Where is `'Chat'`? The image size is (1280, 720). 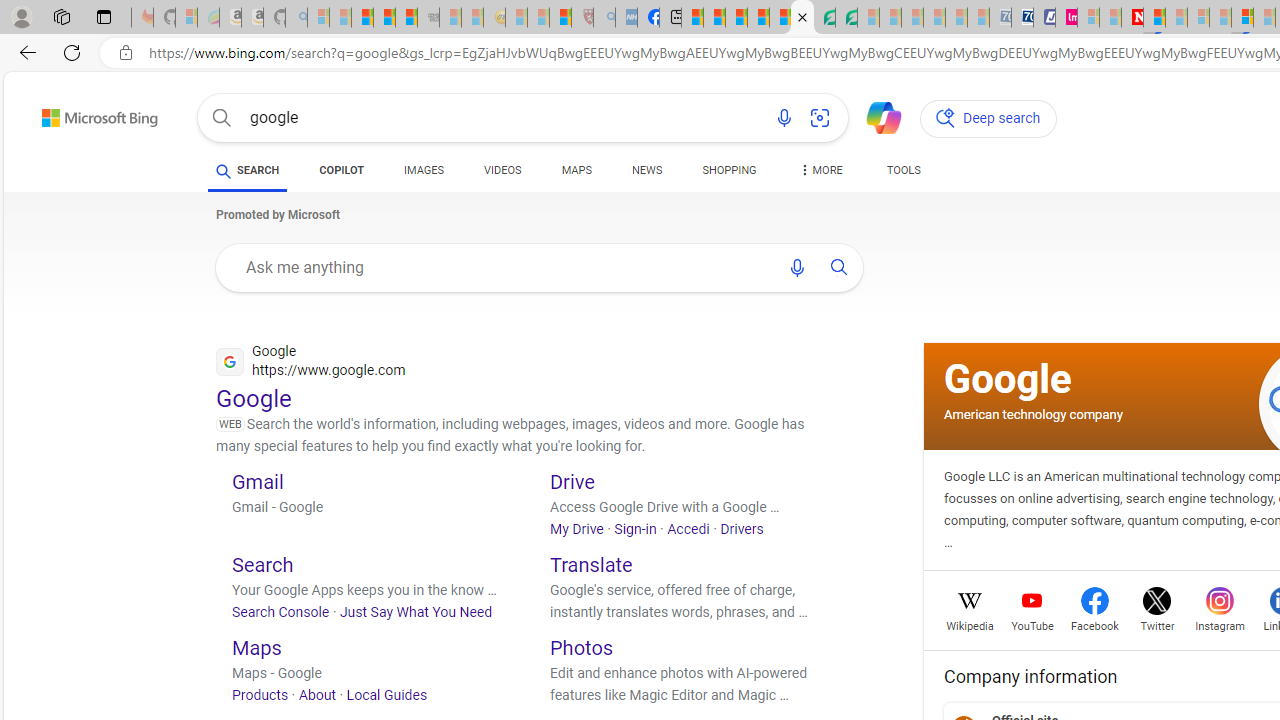 'Chat' is located at coordinates (875, 116).